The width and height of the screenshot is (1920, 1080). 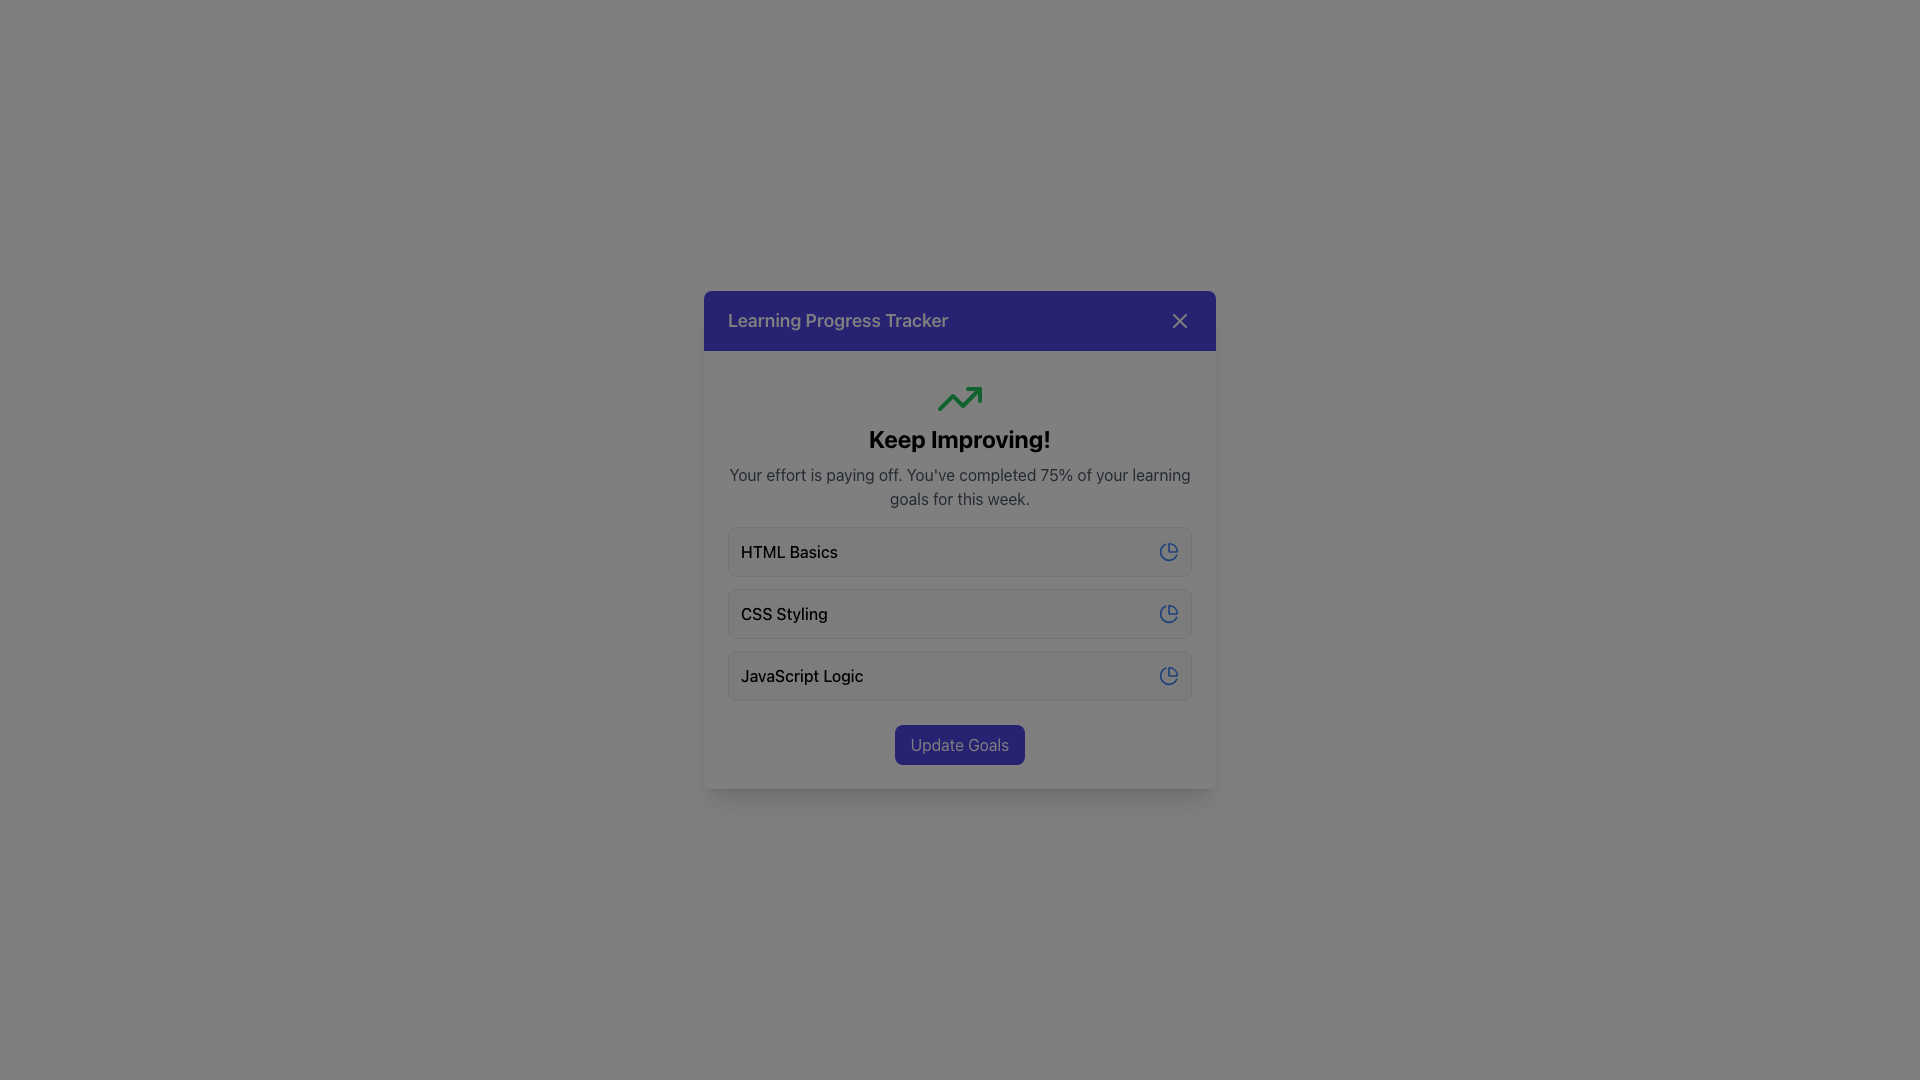 What do you see at coordinates (1180, 319) in the screenshot?
I see `the close button icon located in the top-right corner of the dialog box` at bounding box center [1180, 319].